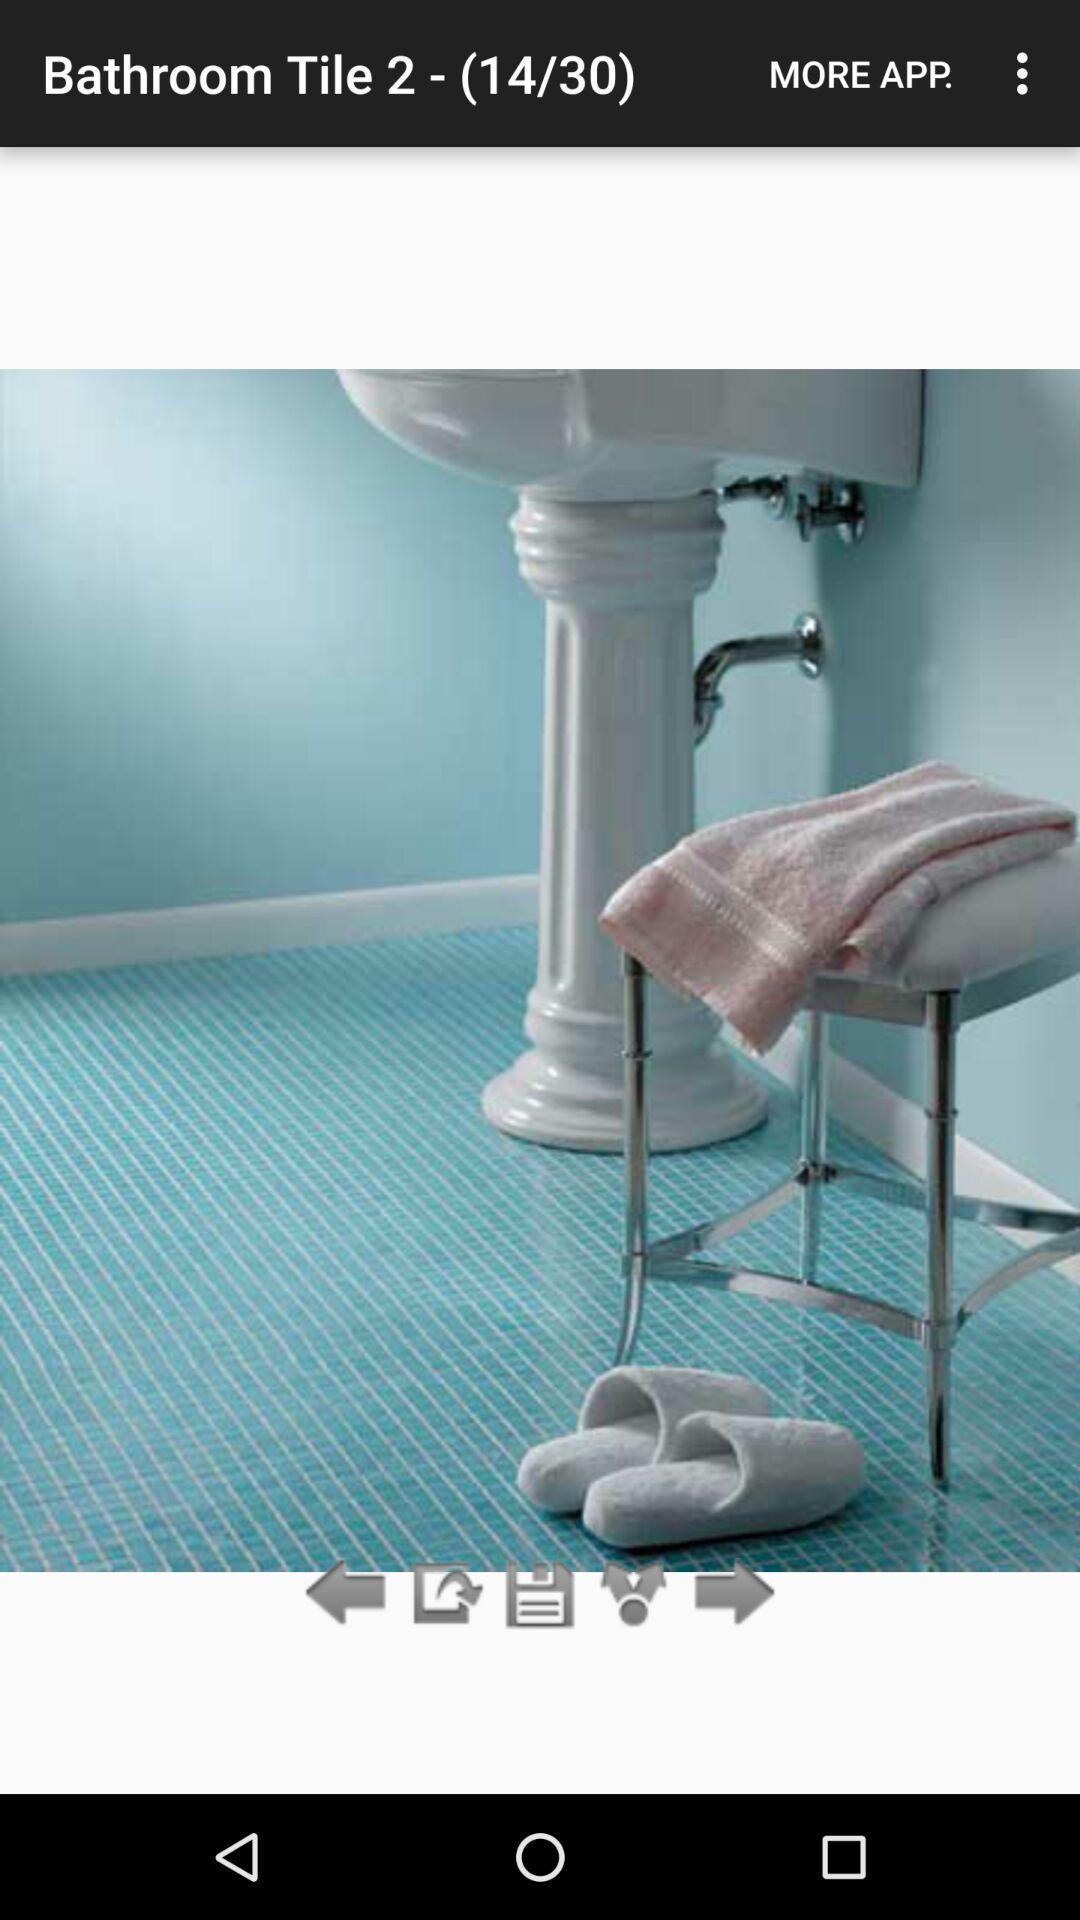 Image resolution: width=1080 pixels, height=1920 pixels. Describe the element at coordinates (729, 1593) in the screenshot. I see `the arrow_forward icon` at that location.